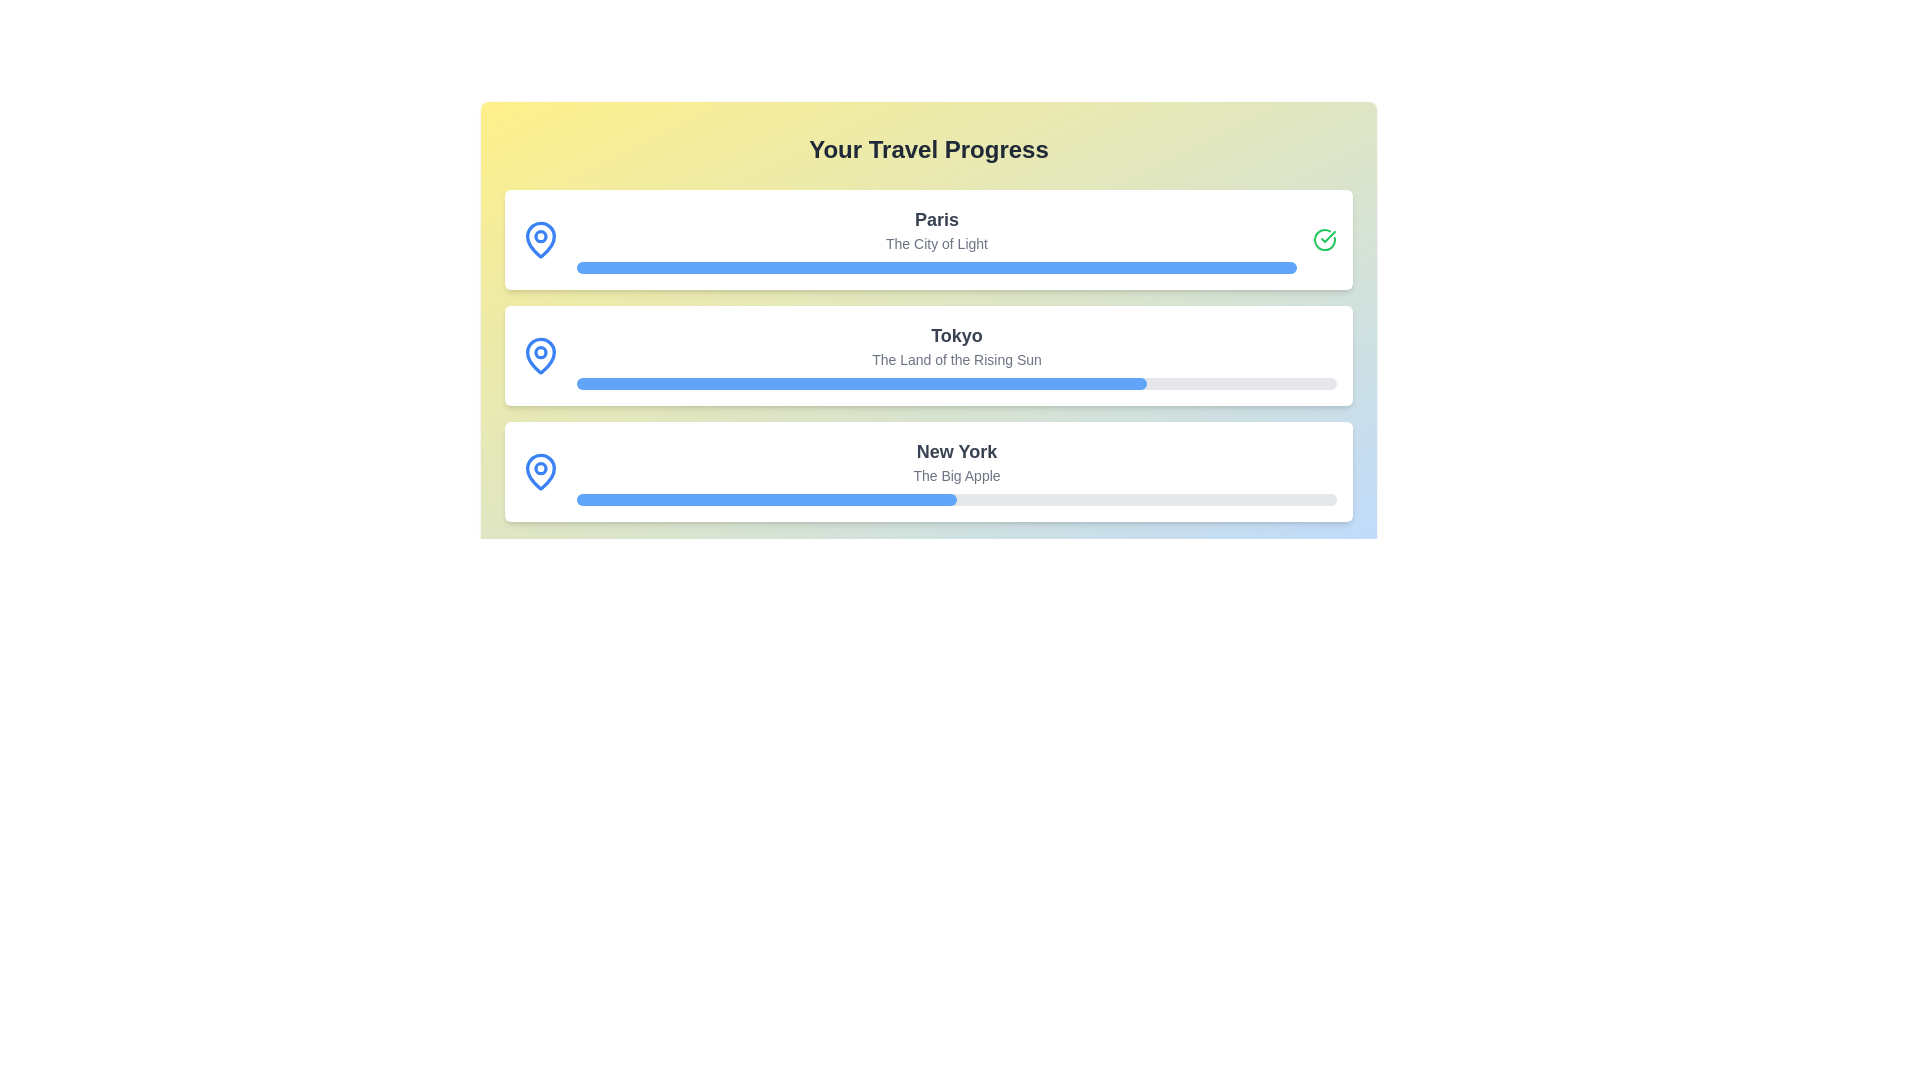 The height and width of the screenshot is (1080, 1920). I want to click on the lower part of the location marker pin icon representing a geographic pin for Paris, located within the first row of travel progress entries, so click(541, 238).